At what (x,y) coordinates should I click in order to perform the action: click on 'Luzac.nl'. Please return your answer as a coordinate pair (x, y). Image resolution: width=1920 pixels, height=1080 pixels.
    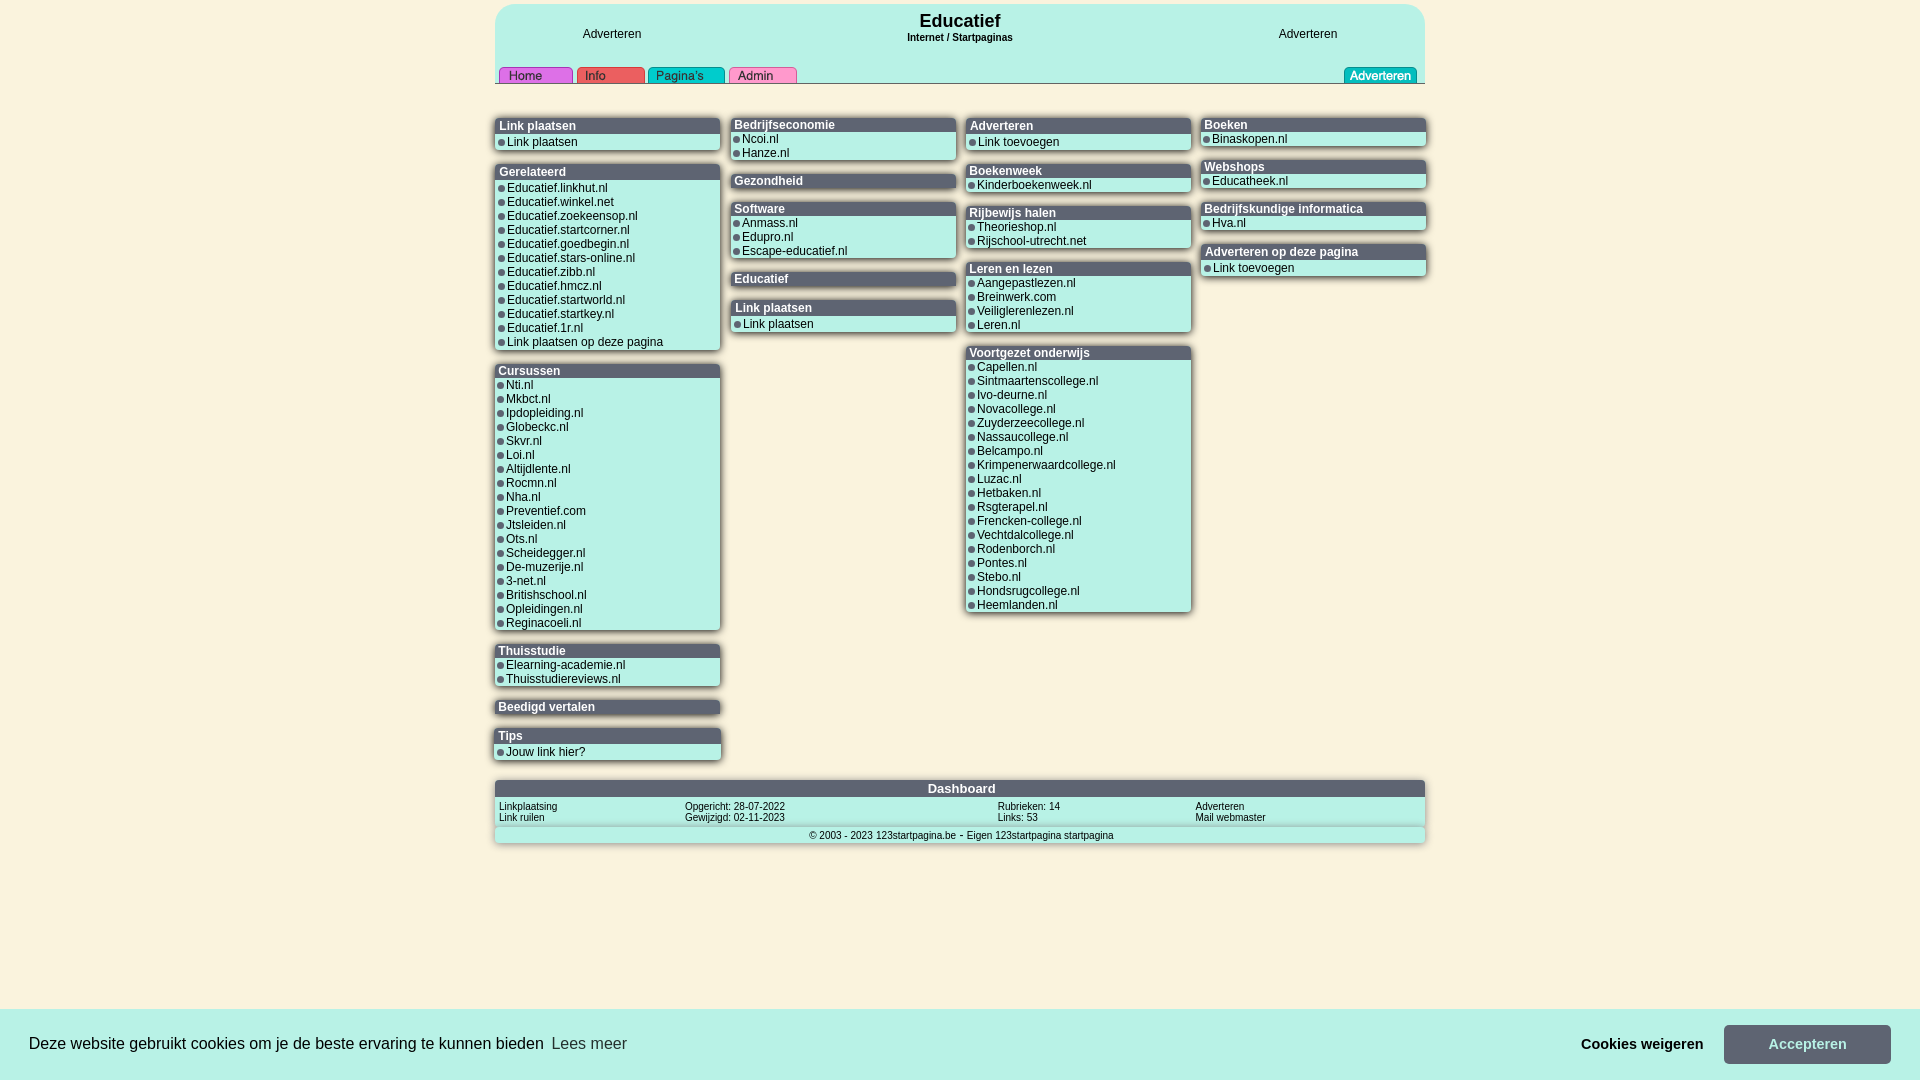
    Looking at the image, I should click on (999, 478).